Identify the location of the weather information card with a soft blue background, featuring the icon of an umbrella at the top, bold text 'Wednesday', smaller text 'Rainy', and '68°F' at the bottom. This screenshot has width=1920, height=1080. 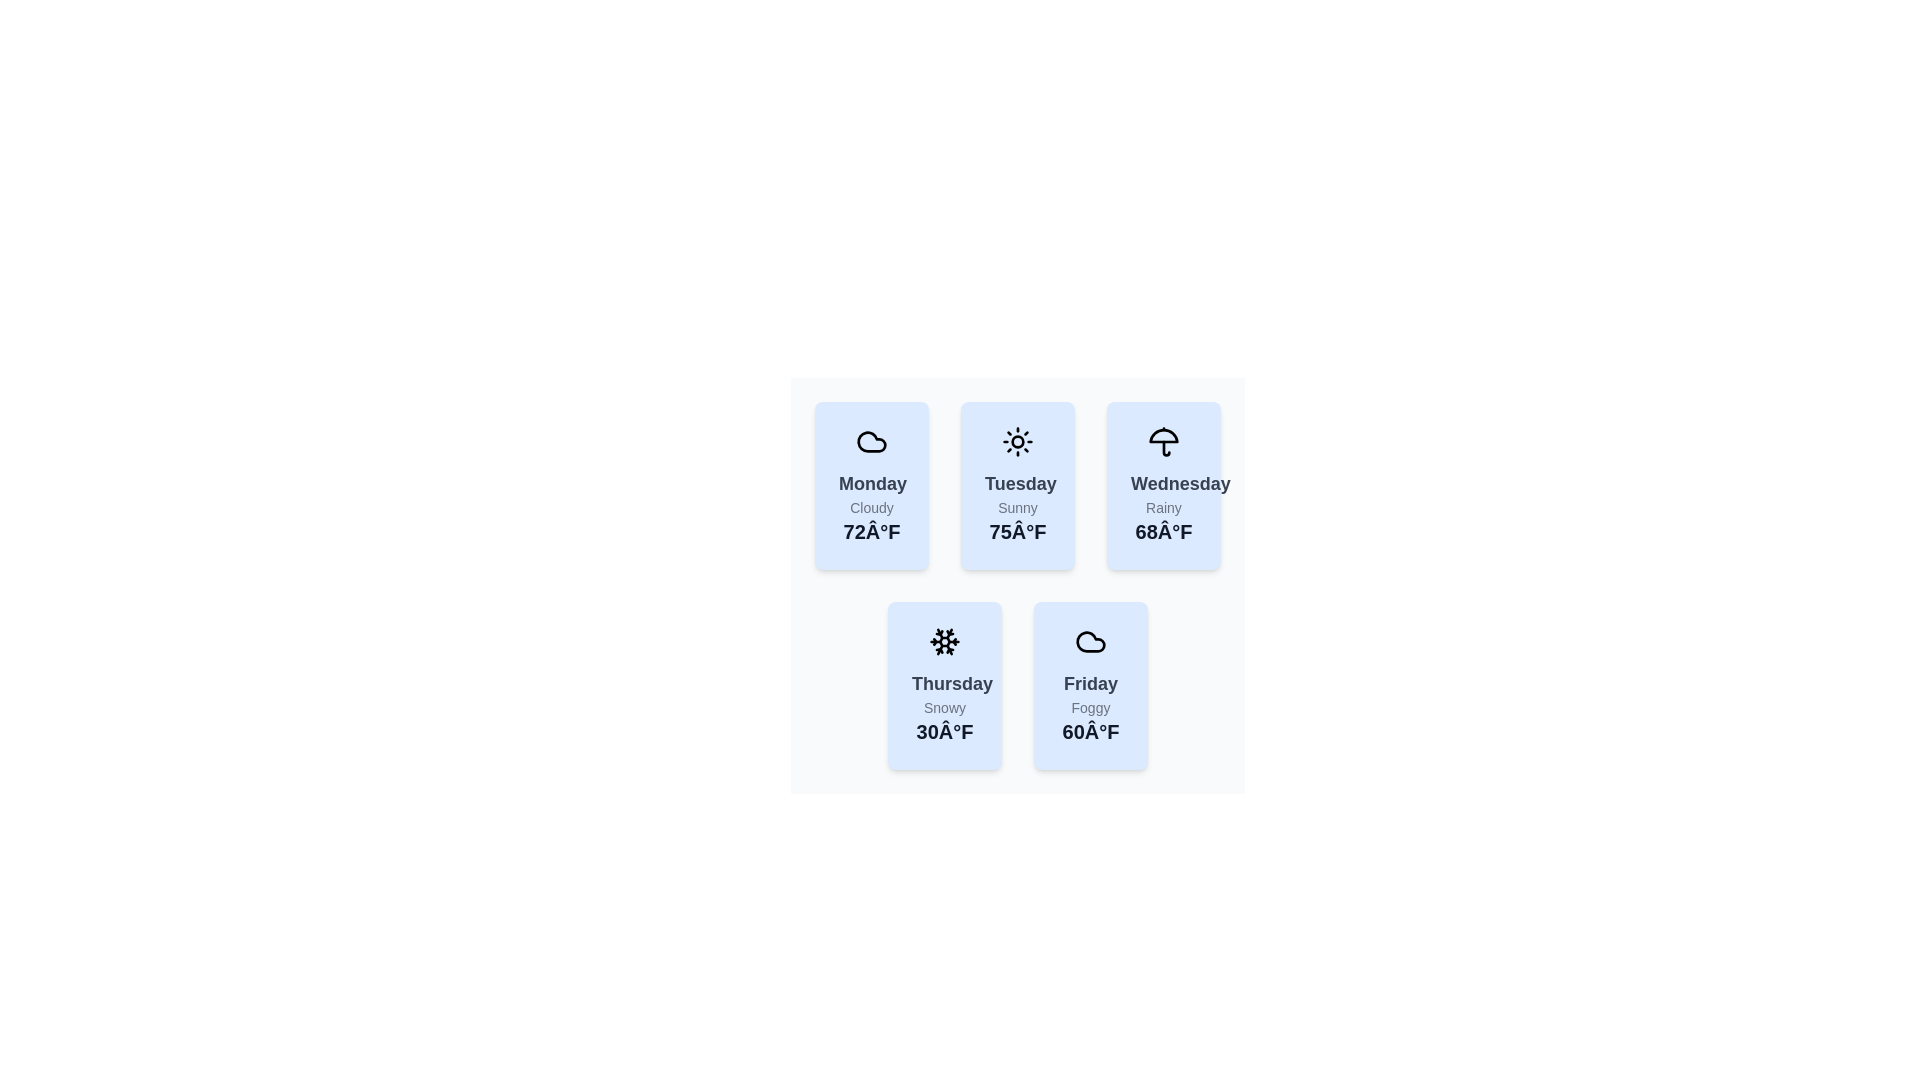
(1147, 470).